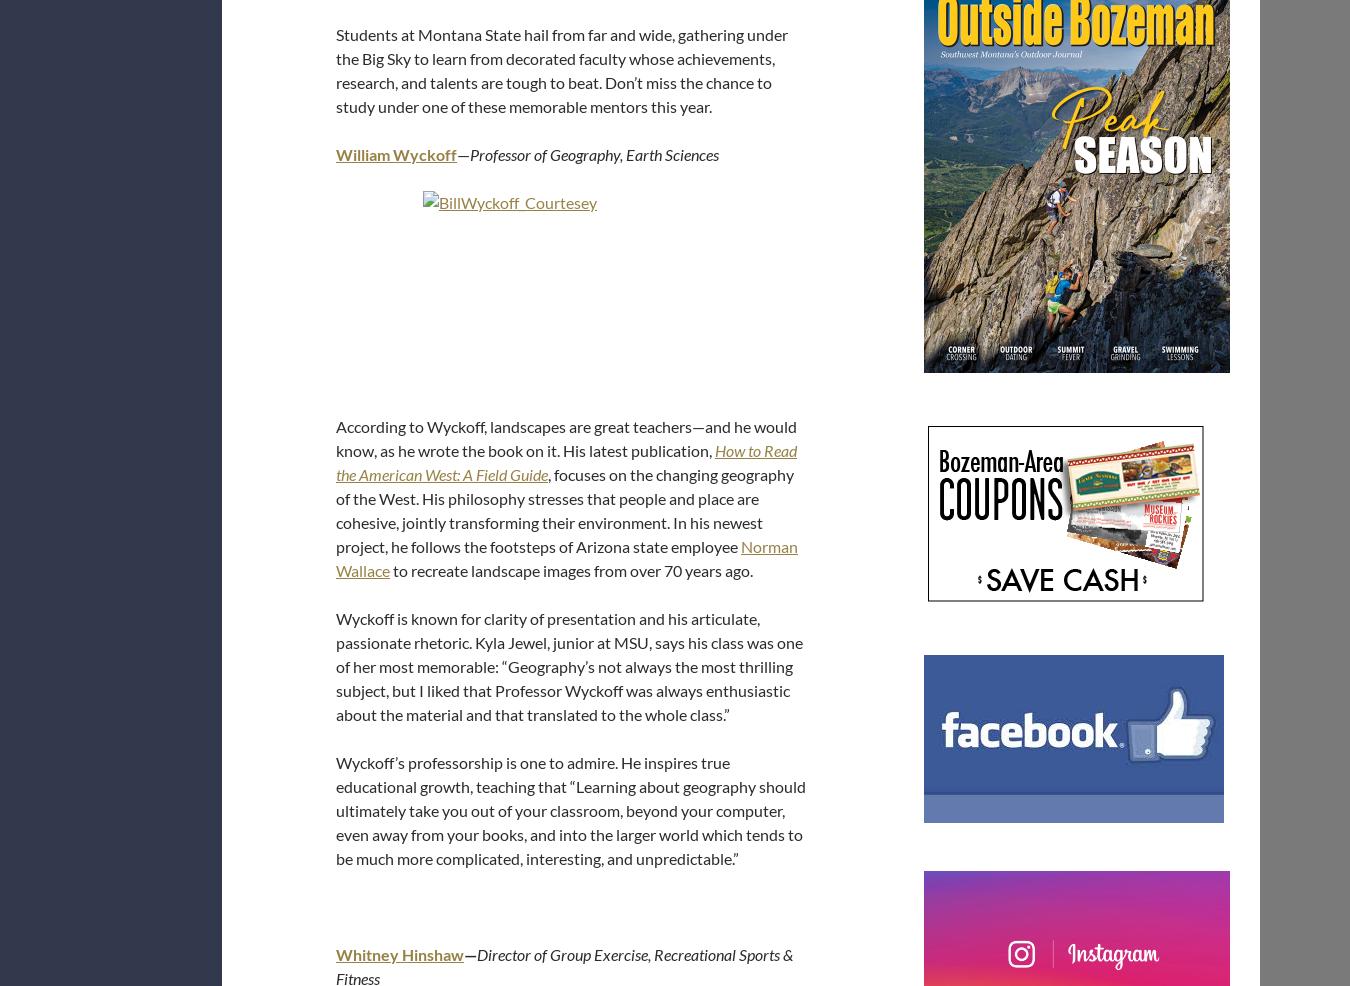 The height and width of the screenshot is (986, 1350). What do you see at coordinates (561, 69) in the screenshot?
I see `'Students at Montana State hail from far and wide, gathering under the Big Sky to learn from decorated faculty whose achievements, research, and talents are tough to beat. Don’t miss the chance to study under one of these memorable mentors this year.'` at bounding box center [561, 69].